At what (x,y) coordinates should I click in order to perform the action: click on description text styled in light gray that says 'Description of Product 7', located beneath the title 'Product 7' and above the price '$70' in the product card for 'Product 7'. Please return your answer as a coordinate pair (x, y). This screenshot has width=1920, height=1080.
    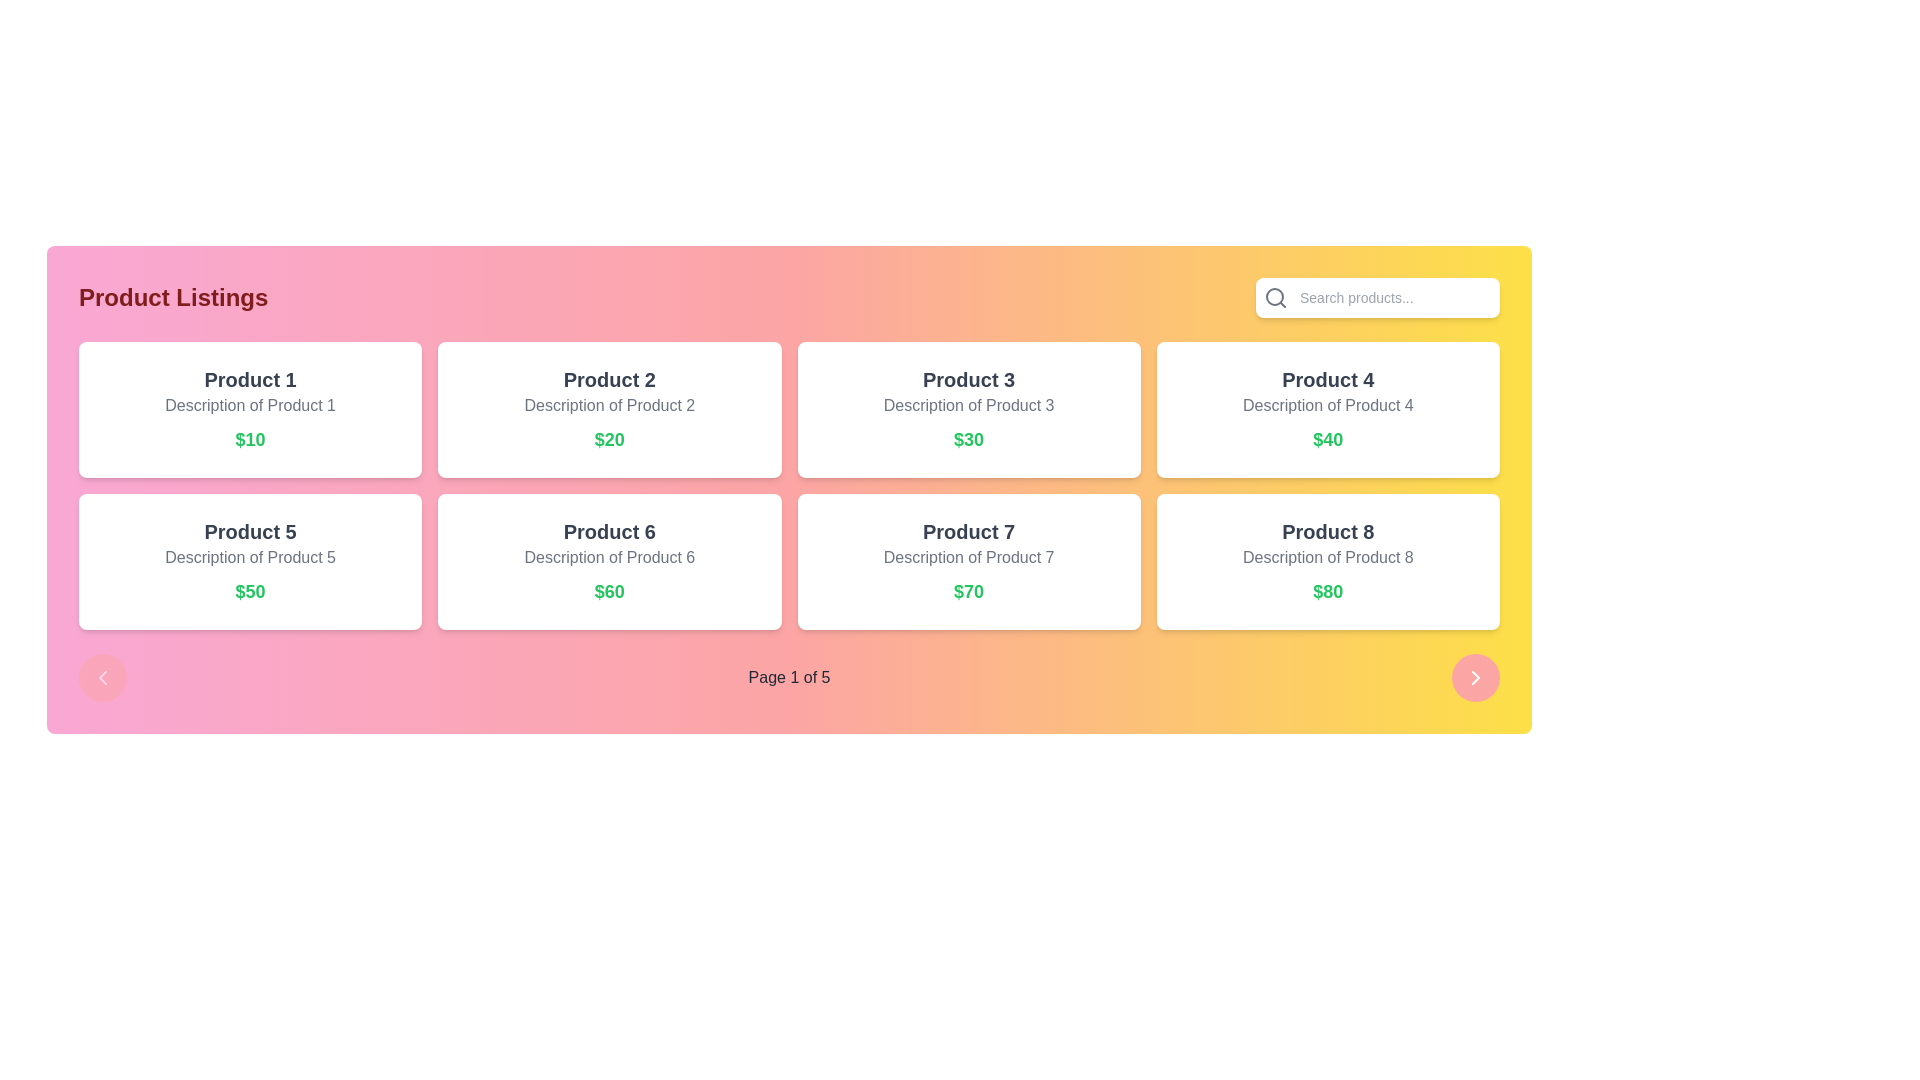
    Looking at the image, I should click on (969, 558).